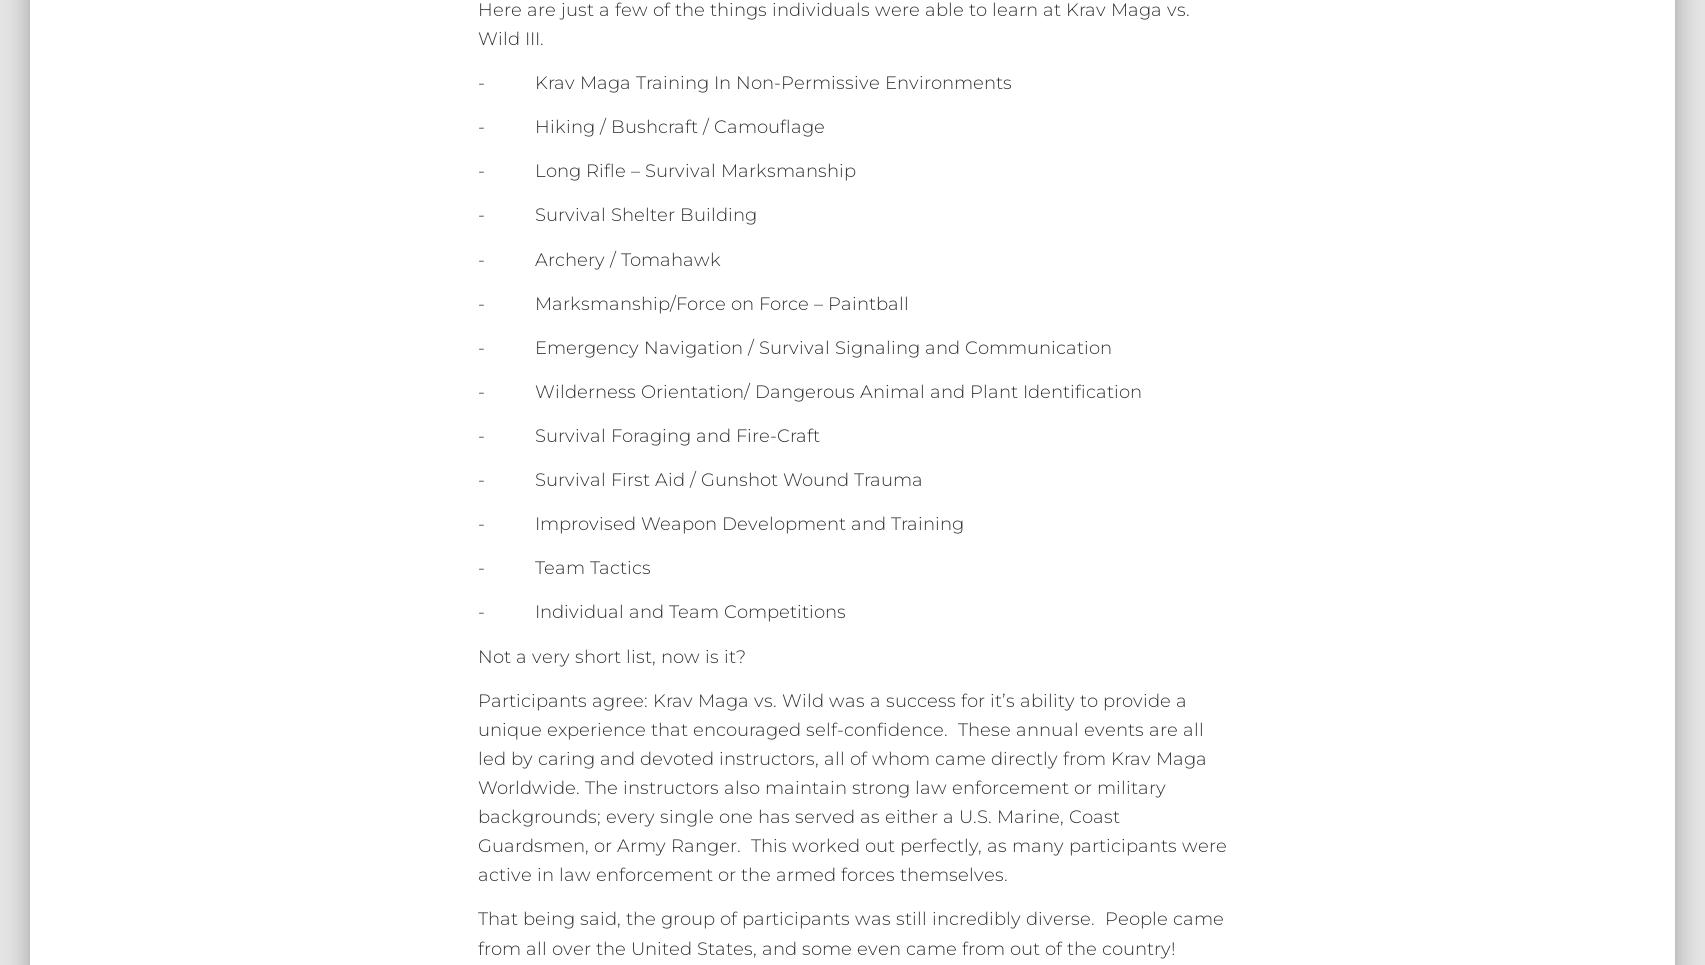  I want to click on '-          Krav Maga Training In Non-Permissive Environments', so click(744, 81).